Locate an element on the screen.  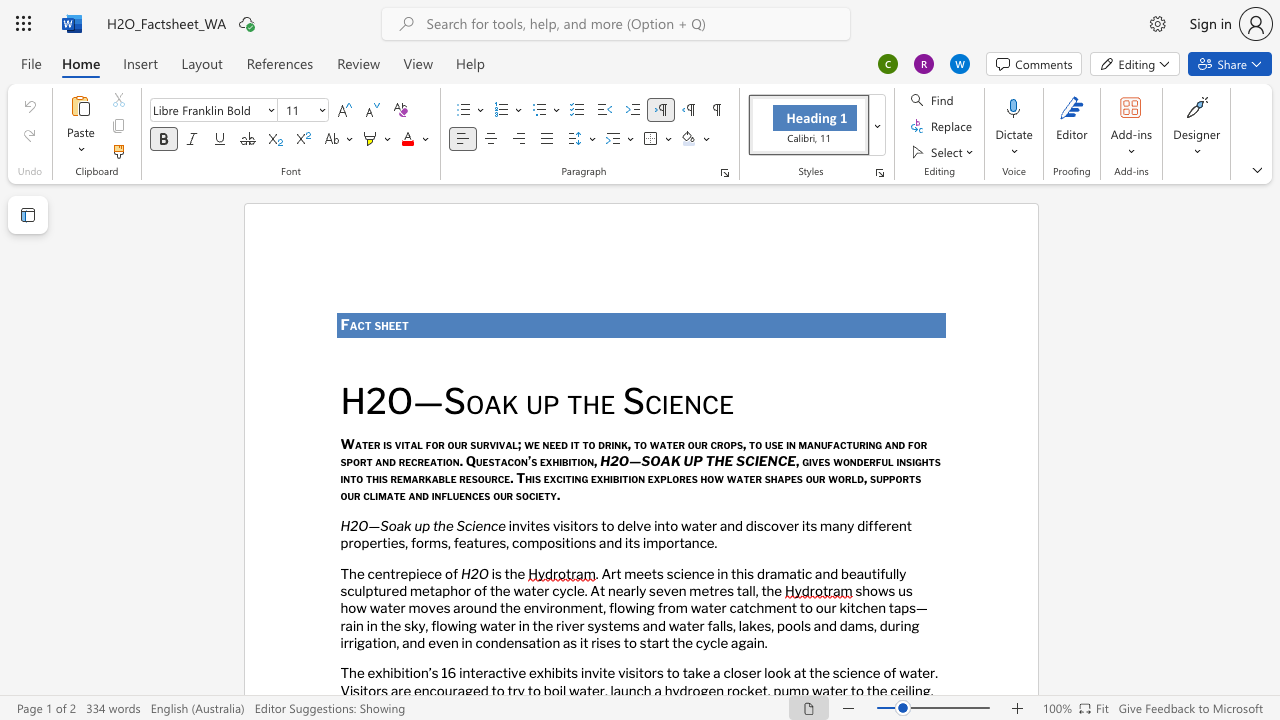
the 9th character "t" in the text is located at coordinates (475, 543).